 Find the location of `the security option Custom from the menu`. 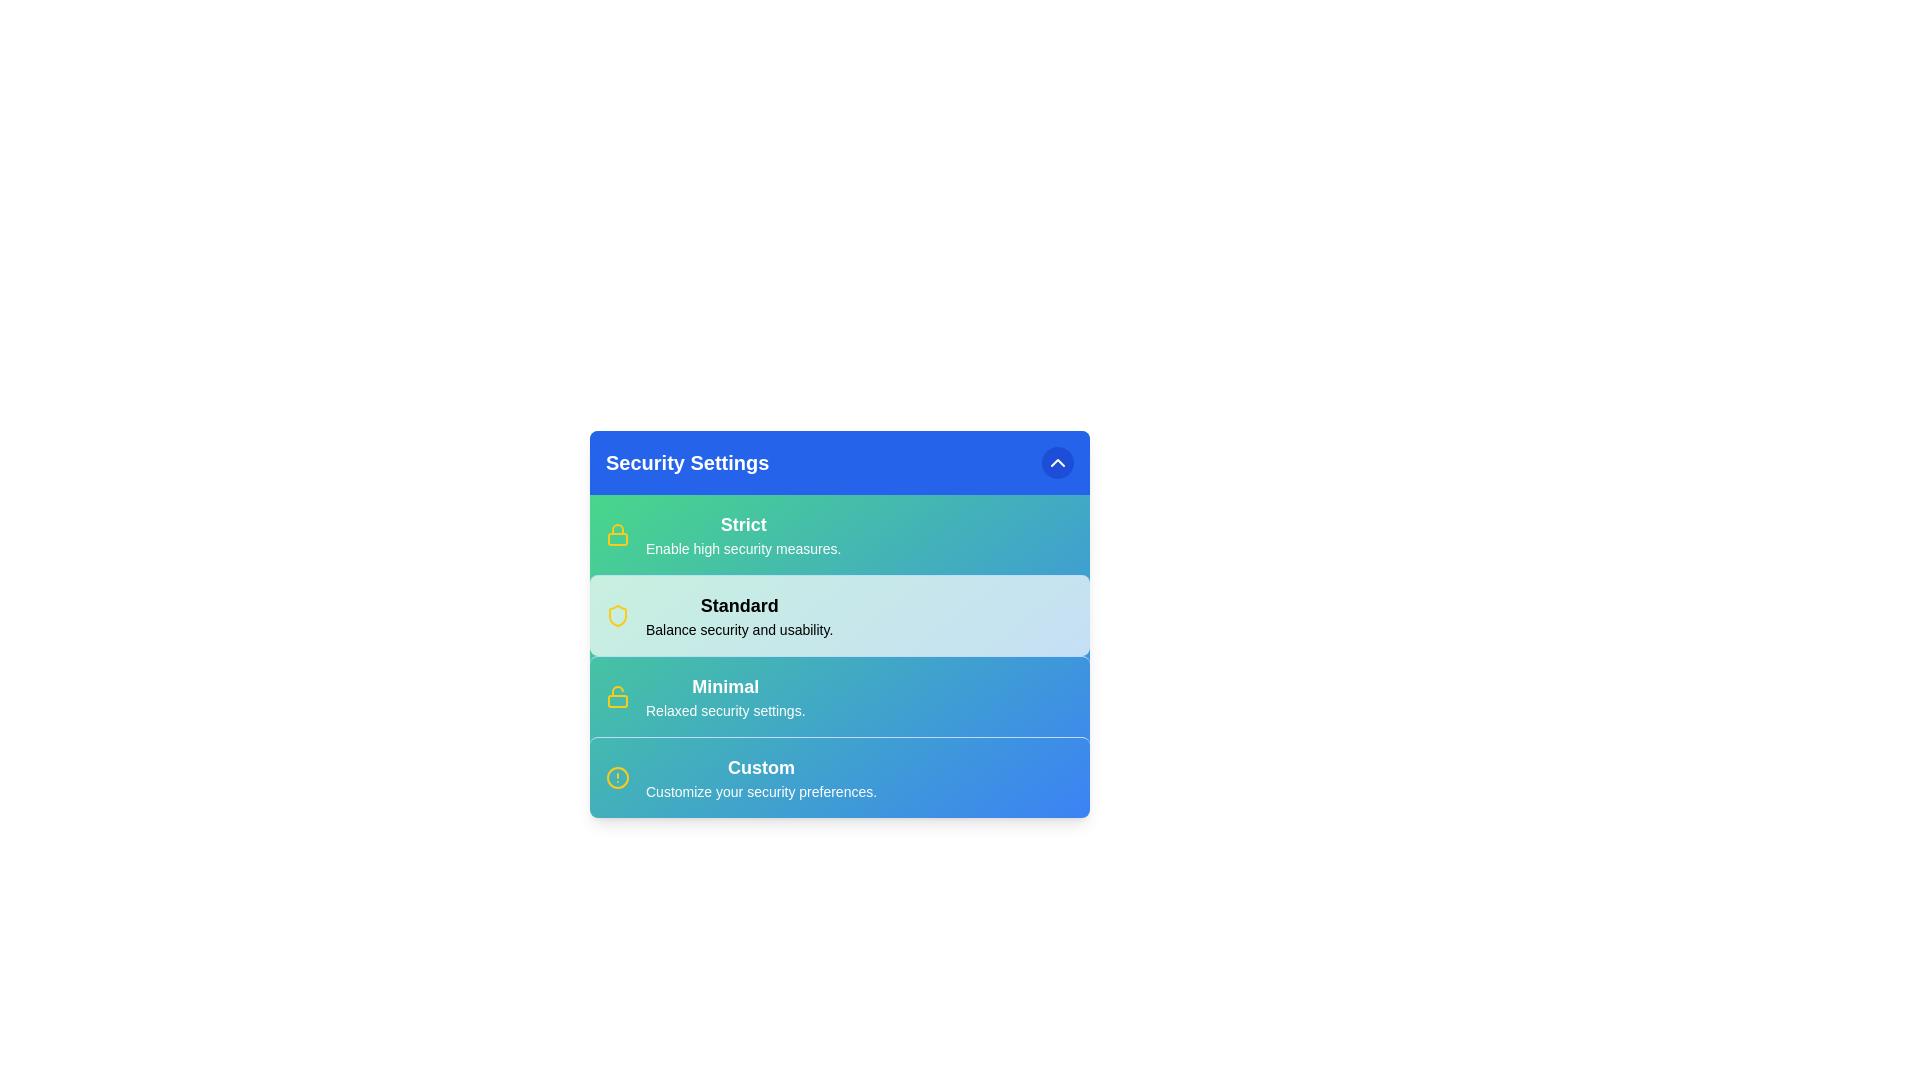

the security option Custom from the menu is located at coordinates (760, 777).